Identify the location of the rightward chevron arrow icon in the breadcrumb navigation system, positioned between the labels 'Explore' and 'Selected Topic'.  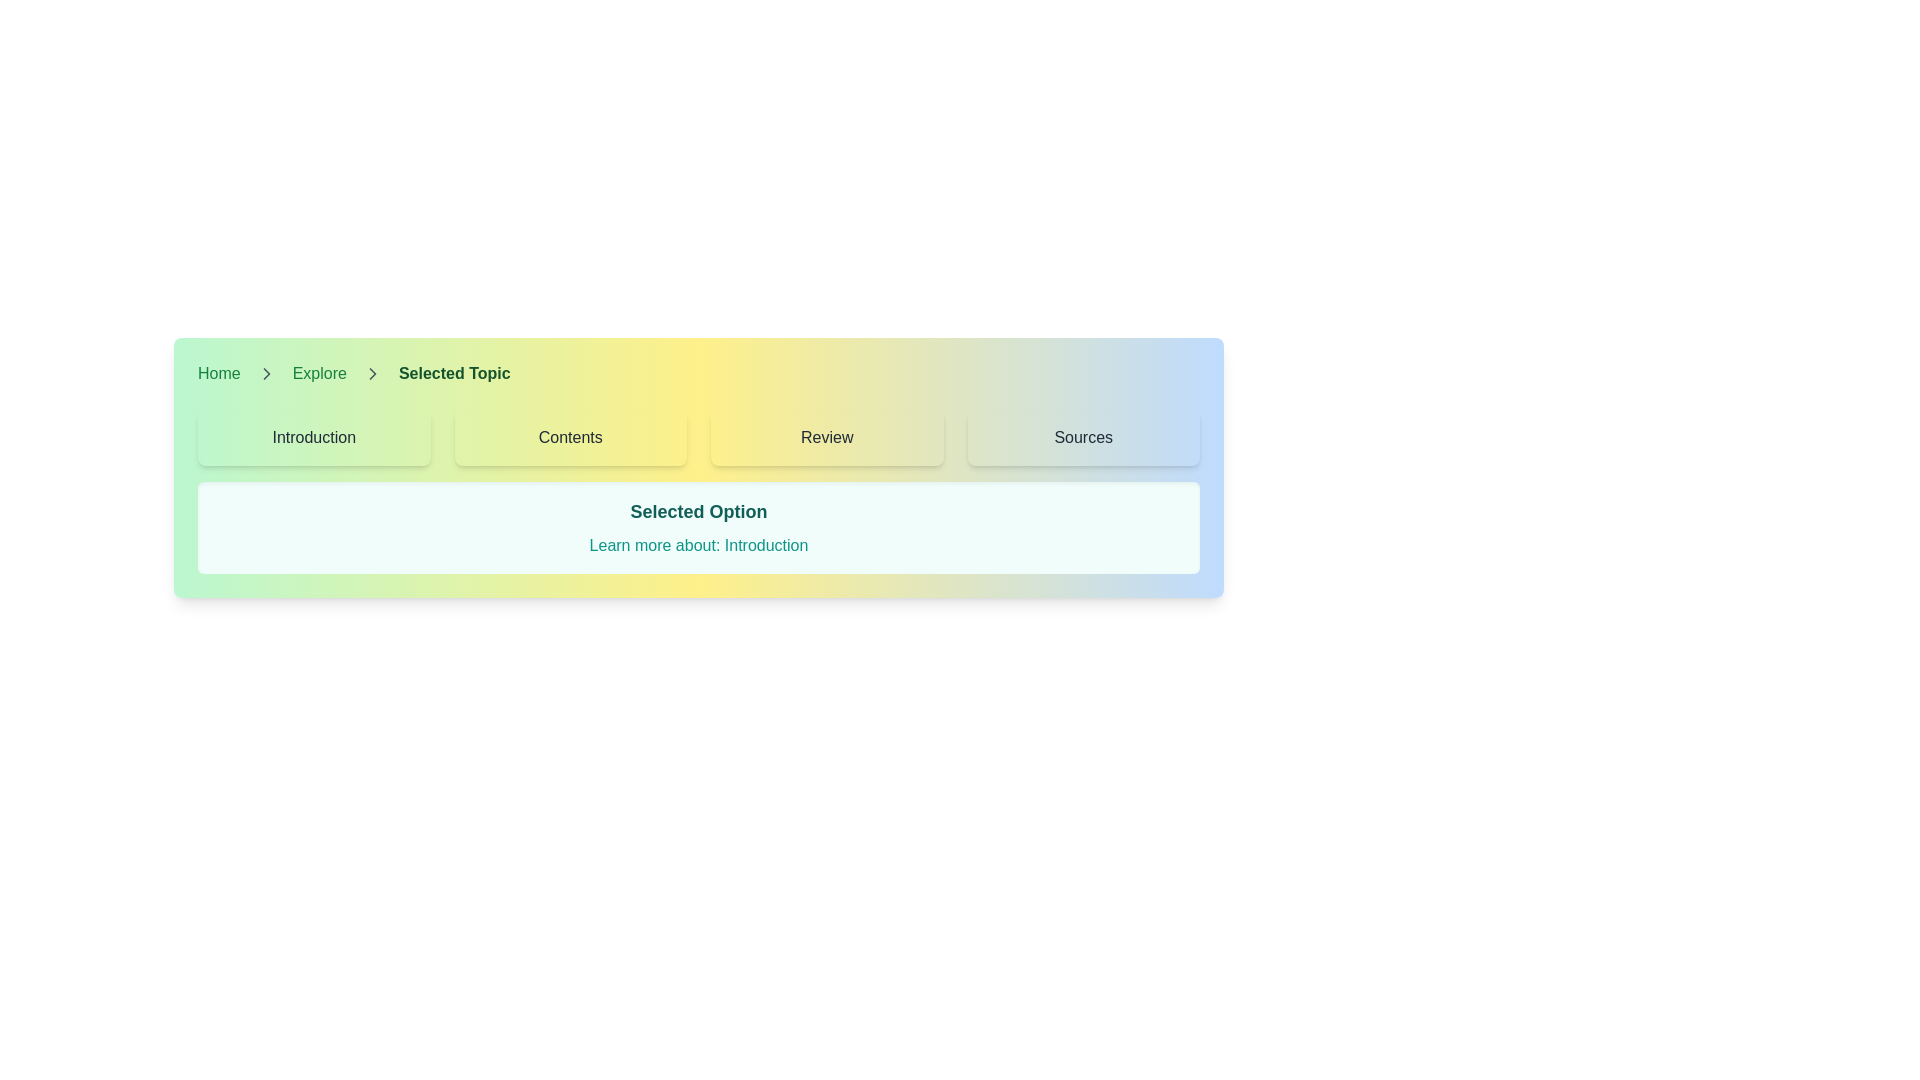
(265, 374).